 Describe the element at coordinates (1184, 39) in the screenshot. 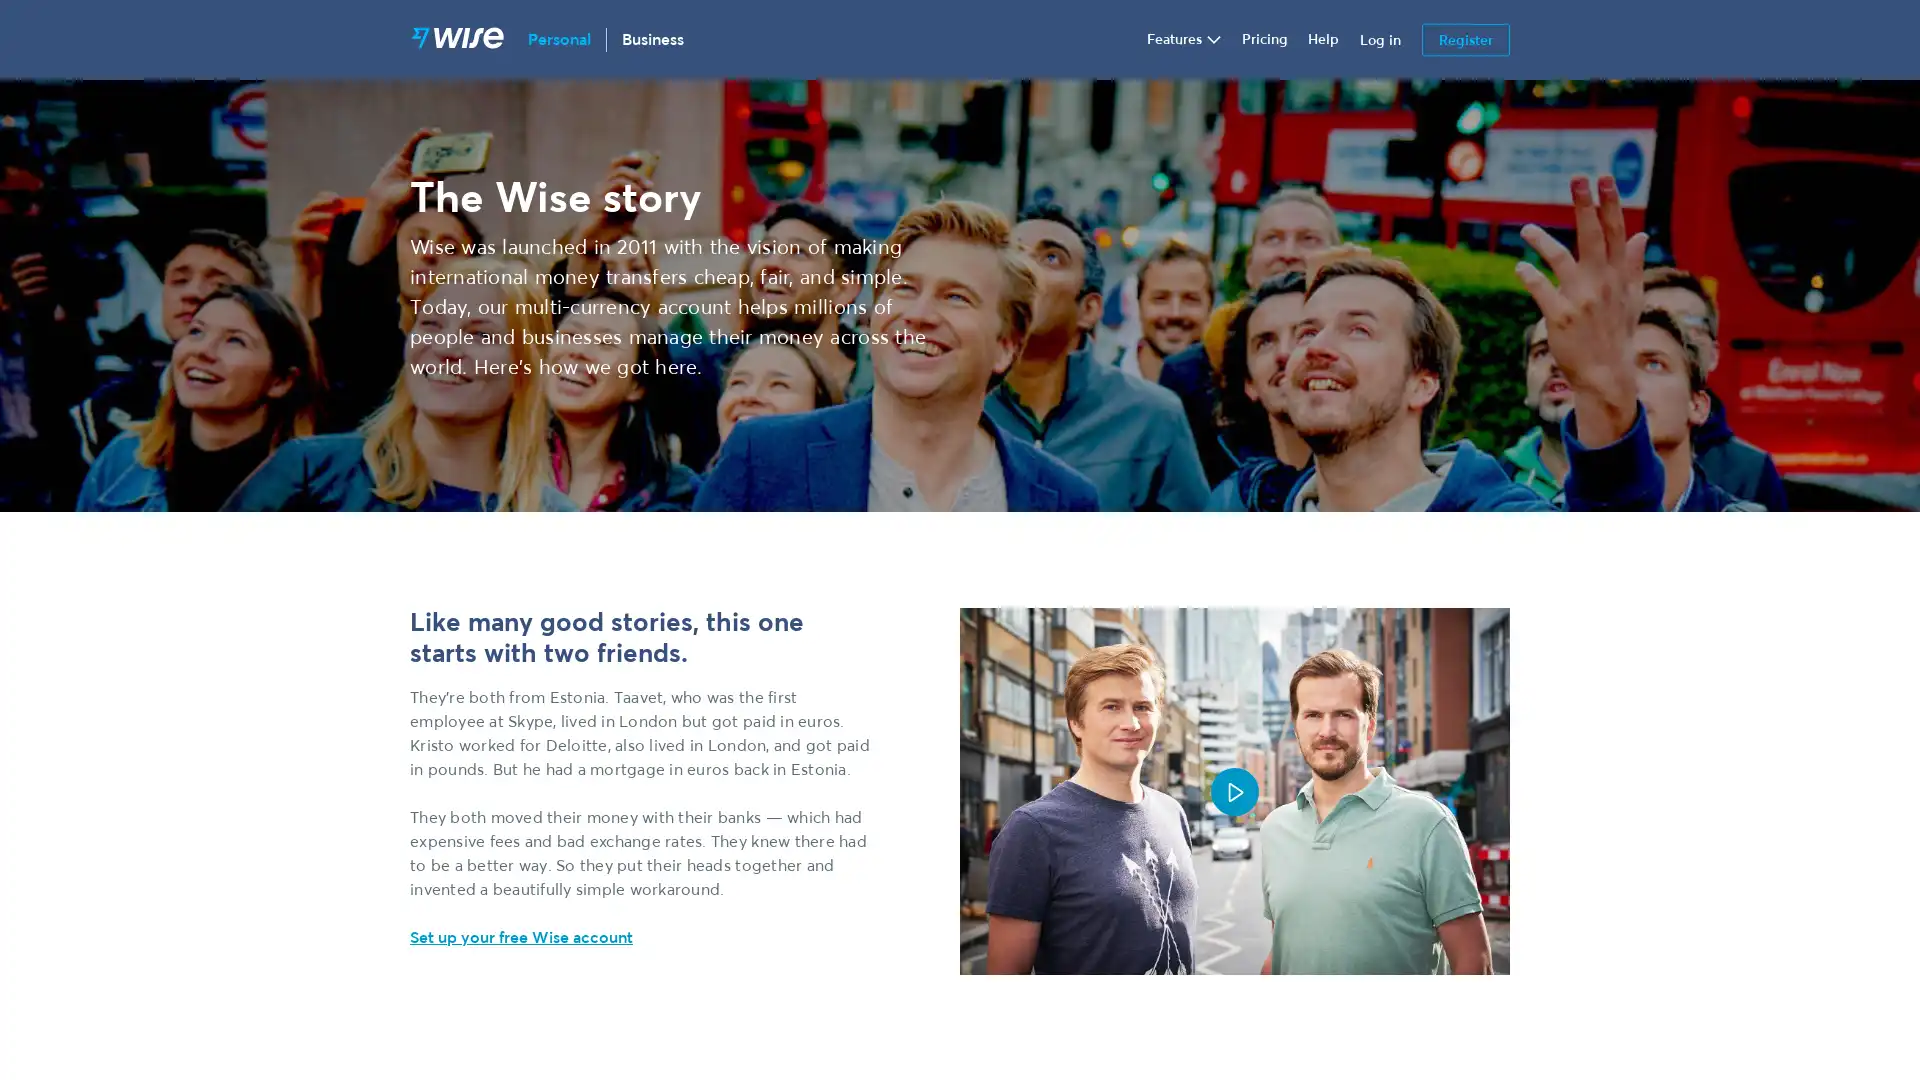

I see `Features` at that location.